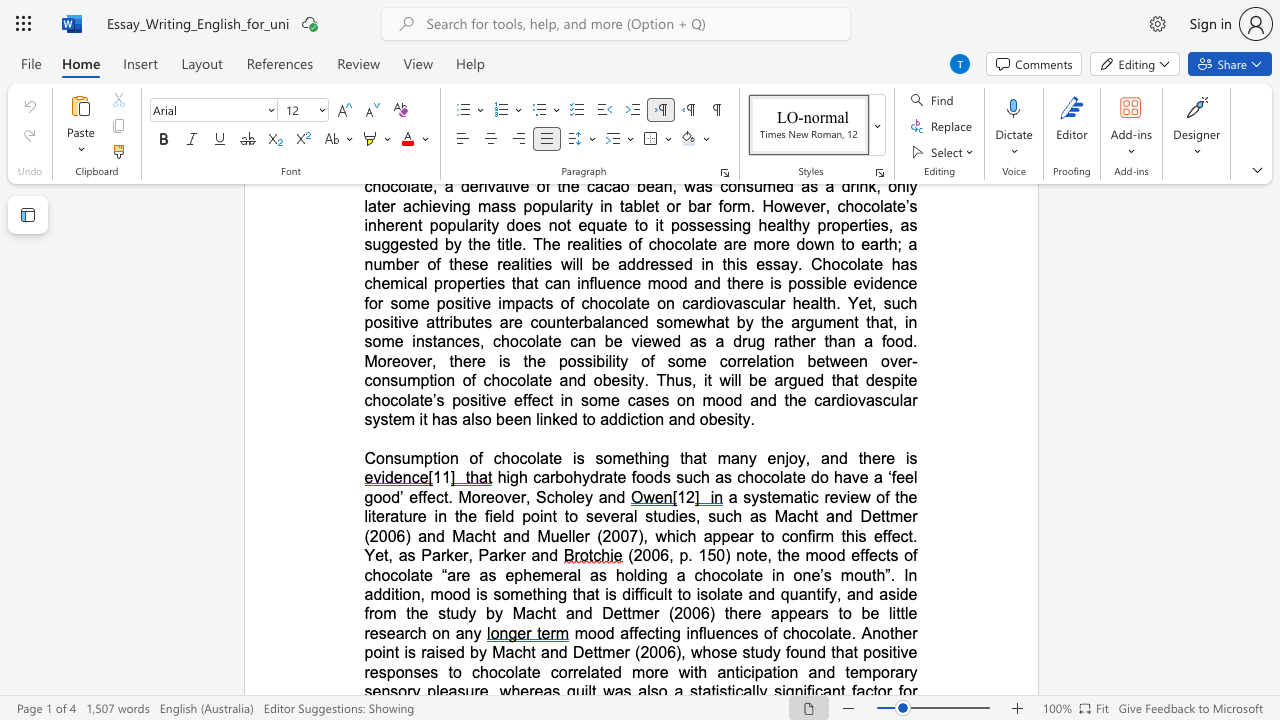 This screenshot has width=1280, height=720. I want to click on the space between the continuous character "i" and "s" in the text, so click(859, 535).